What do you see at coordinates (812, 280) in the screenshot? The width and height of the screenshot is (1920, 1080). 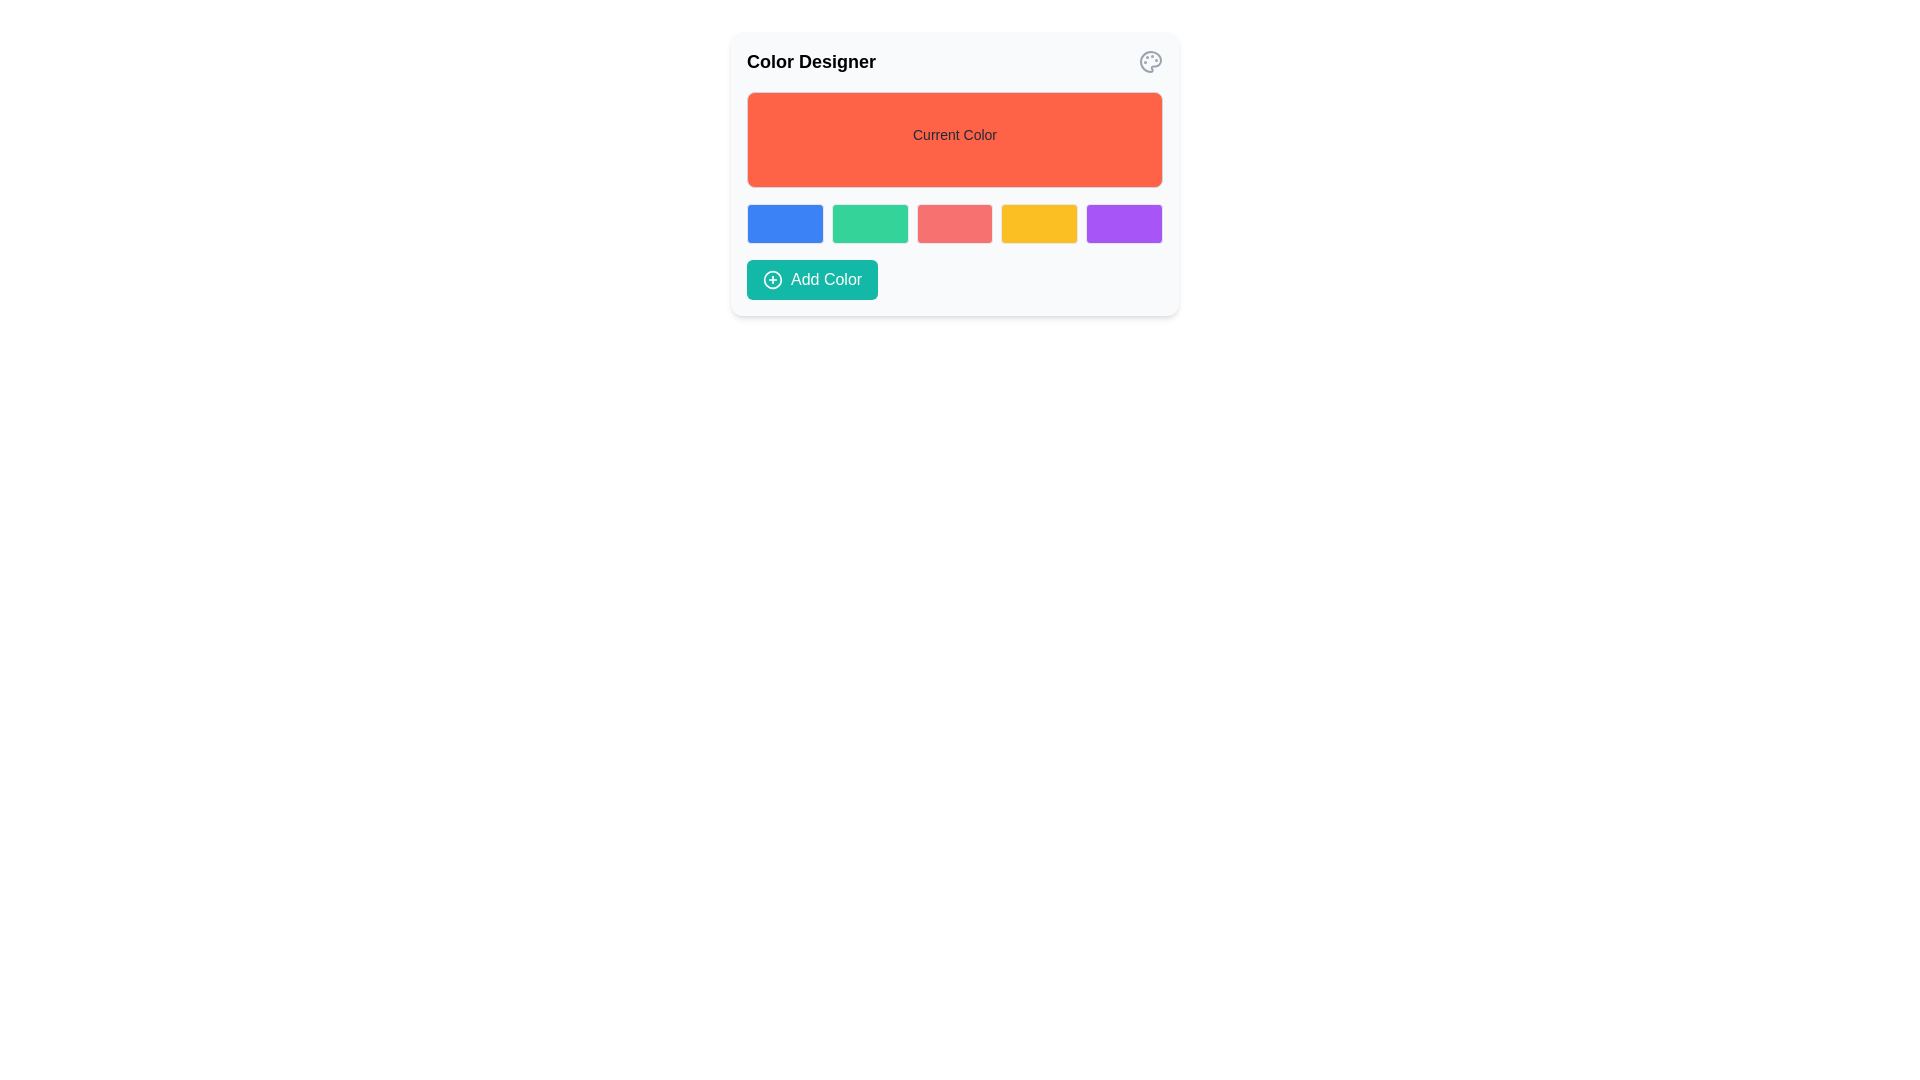 I see `the 'Add Color' button with a teal background and white text to observe any hover effects` at bounding box center [812, 280].